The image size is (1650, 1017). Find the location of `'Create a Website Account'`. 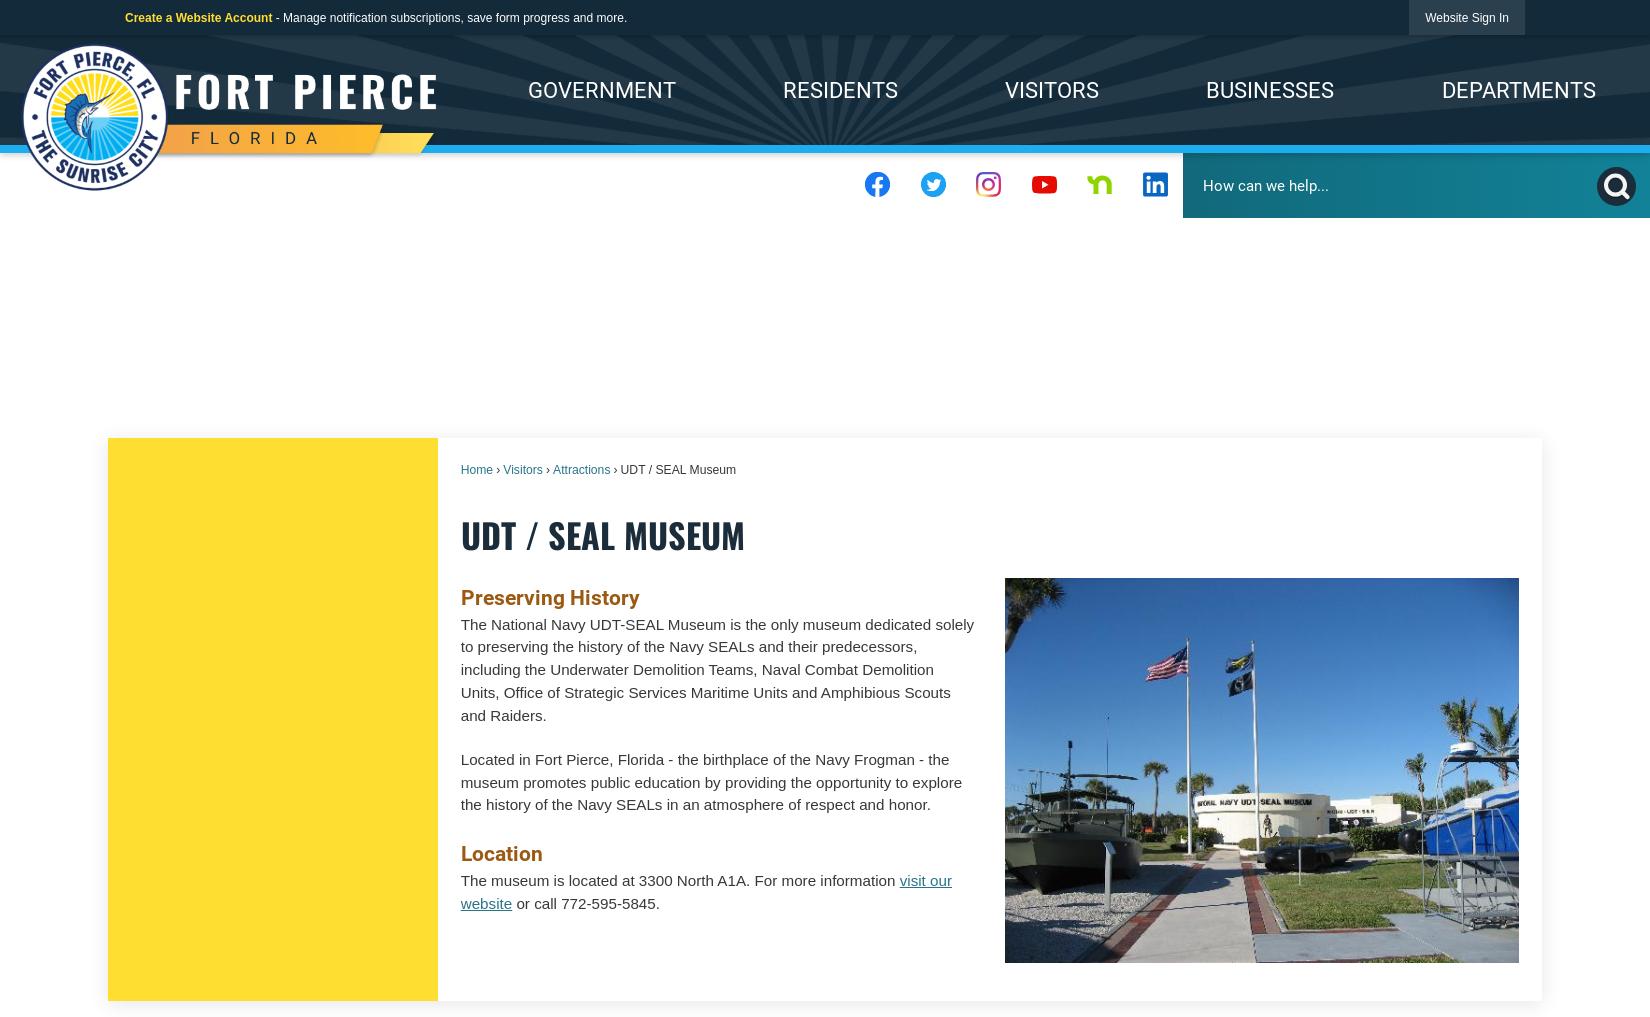

'Create a Website Account' is located at coordinates (198, 17).